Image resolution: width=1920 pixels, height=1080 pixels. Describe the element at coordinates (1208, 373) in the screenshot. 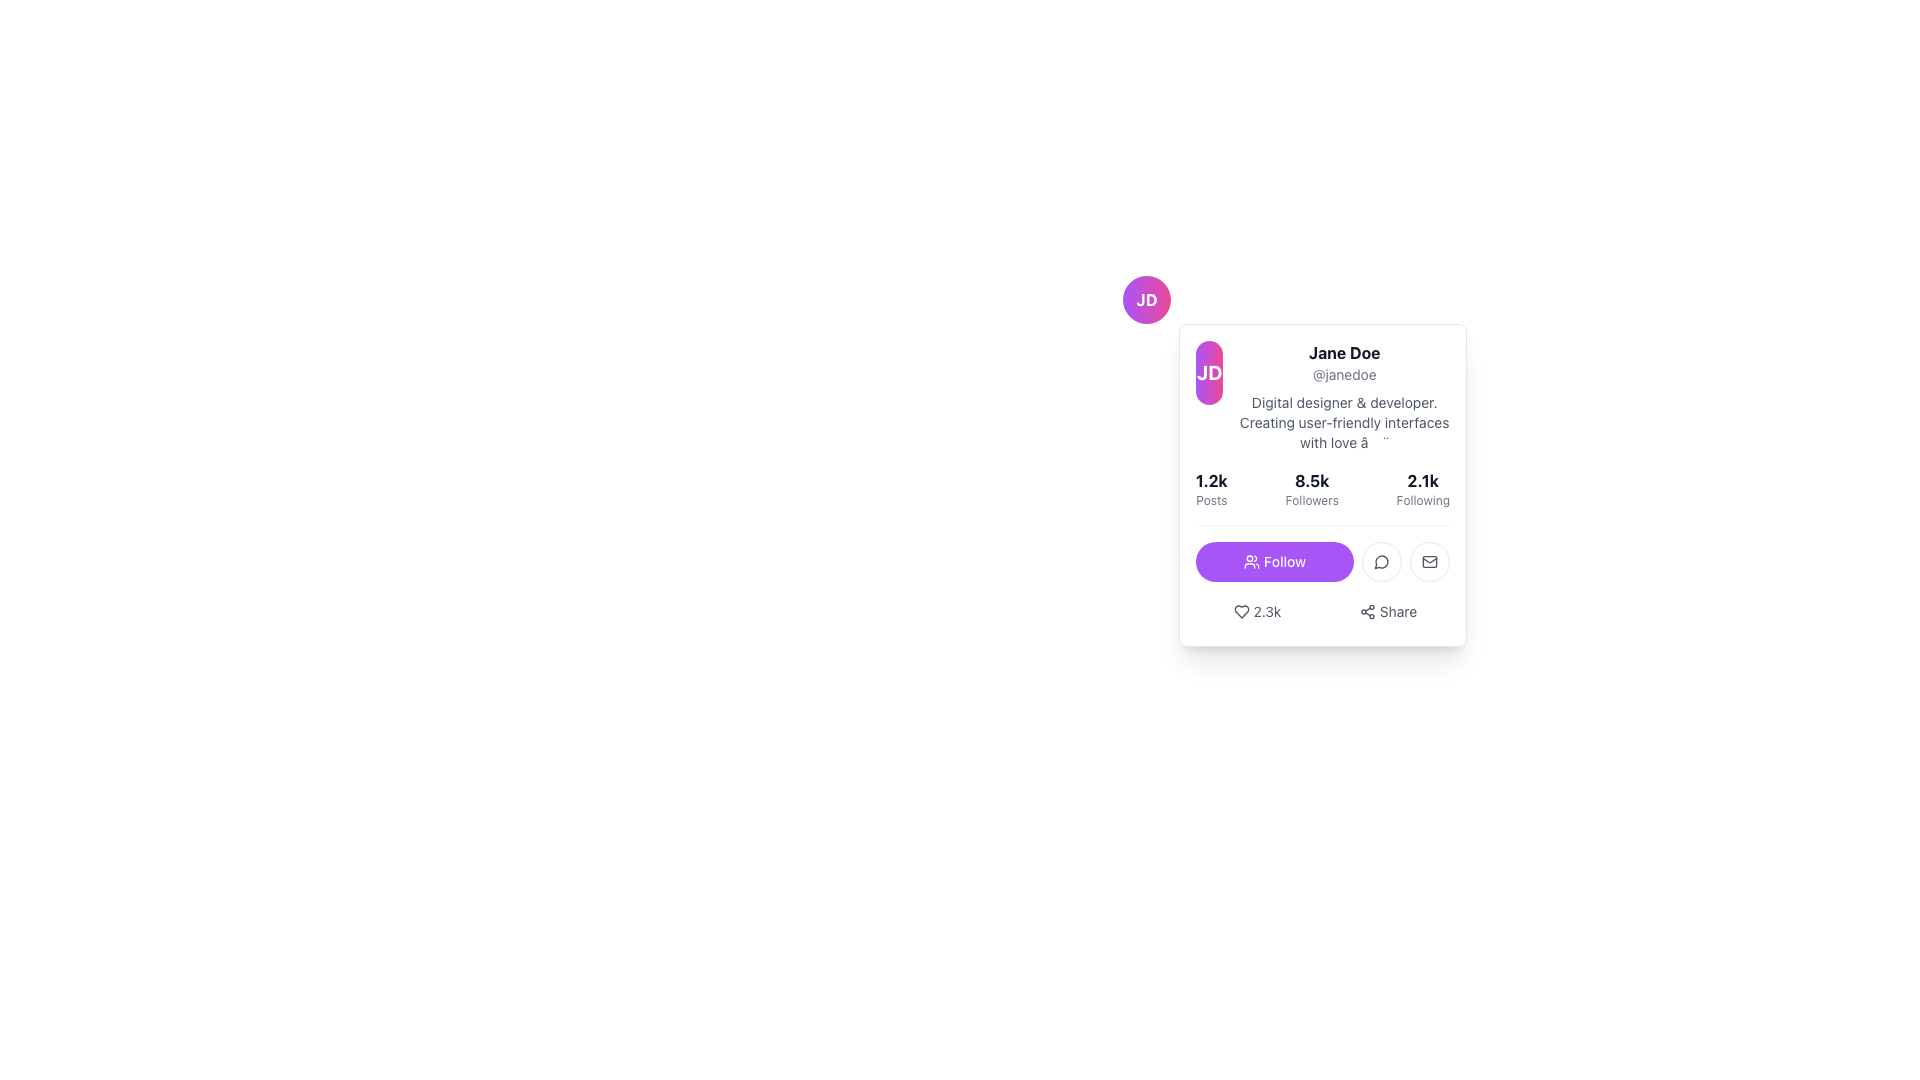

I see `the circular avatar badge featuring a purple-to-pink gradient background with the initials 'JD' in white, bold text` at that location.